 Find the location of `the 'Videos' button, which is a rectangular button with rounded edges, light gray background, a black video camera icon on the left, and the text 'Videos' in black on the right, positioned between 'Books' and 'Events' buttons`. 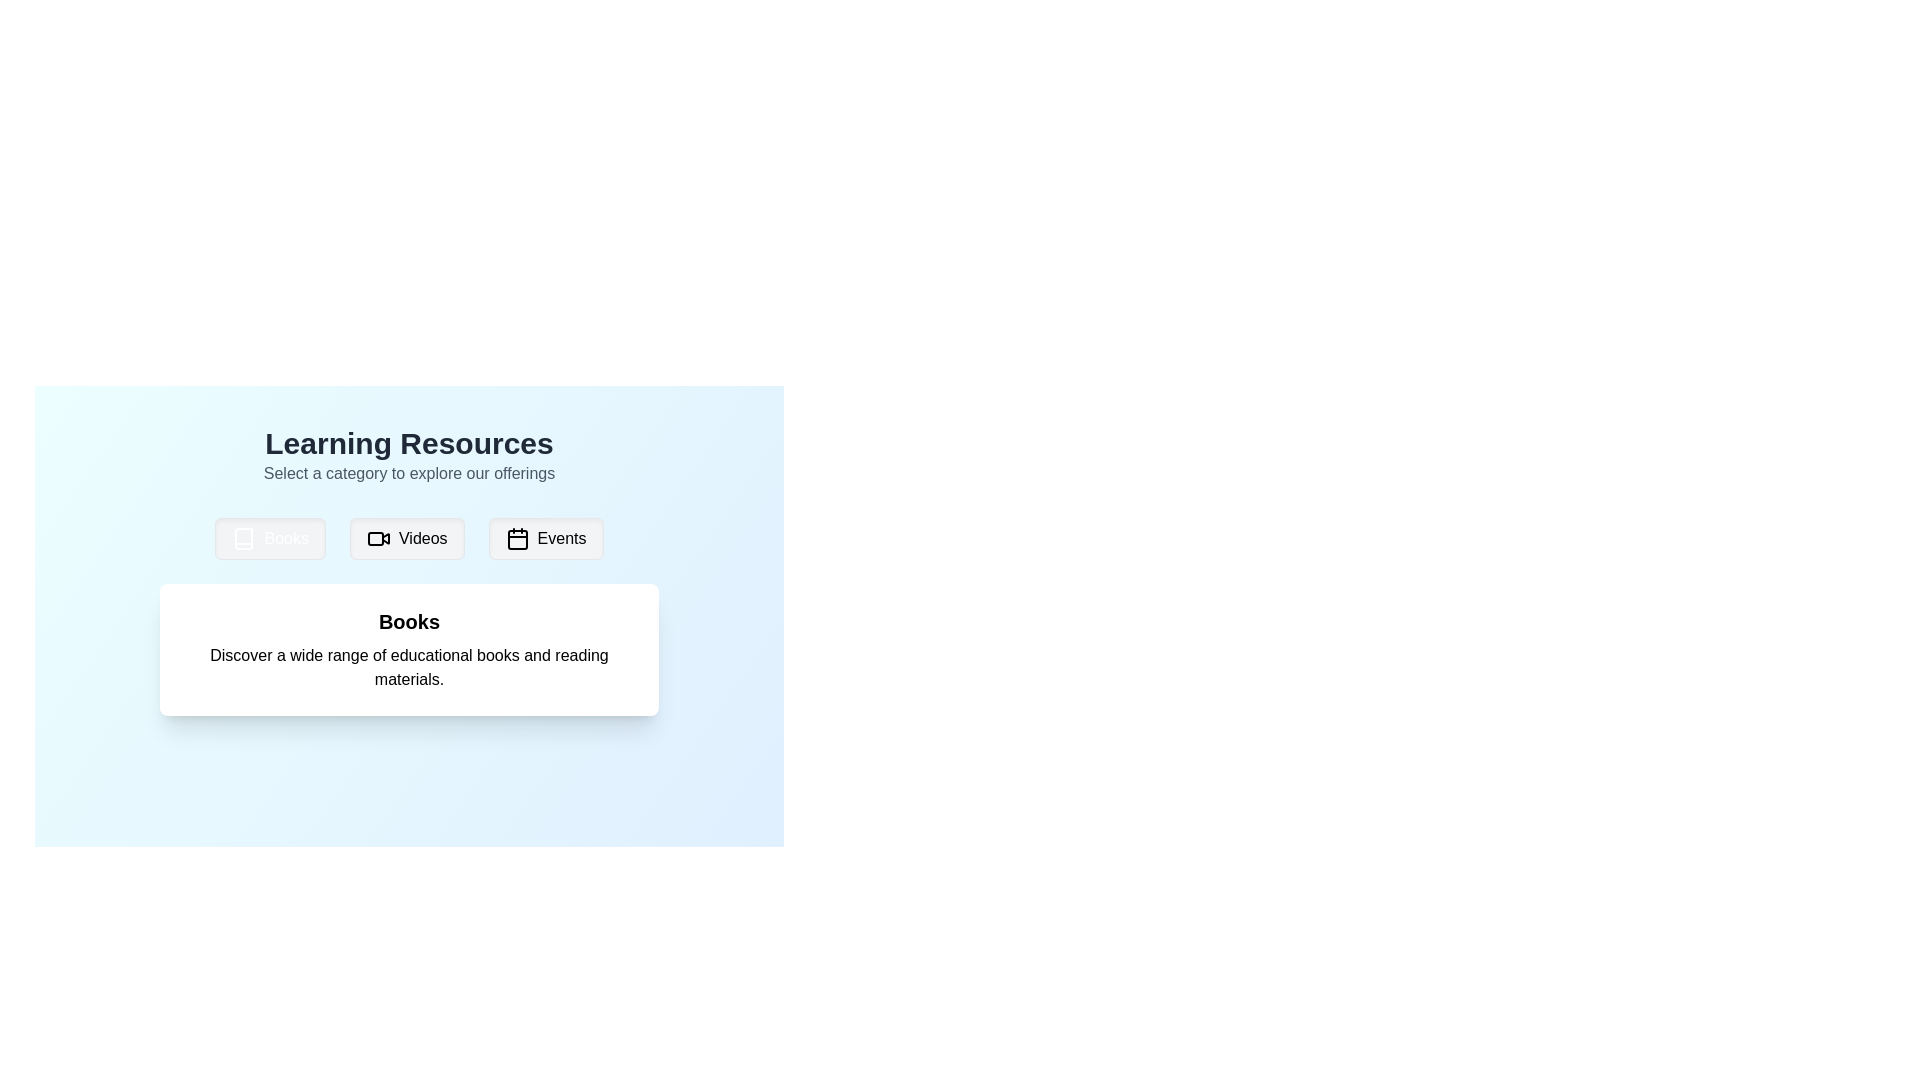

the 'Videos' button, which is a rectangular button with rounded edges, light gray background, a black video camera icon on the left, and the text 'Videos' in black on the right, positioned between 'Books' and 'Events' buttons is located at coordinates (406, 538).